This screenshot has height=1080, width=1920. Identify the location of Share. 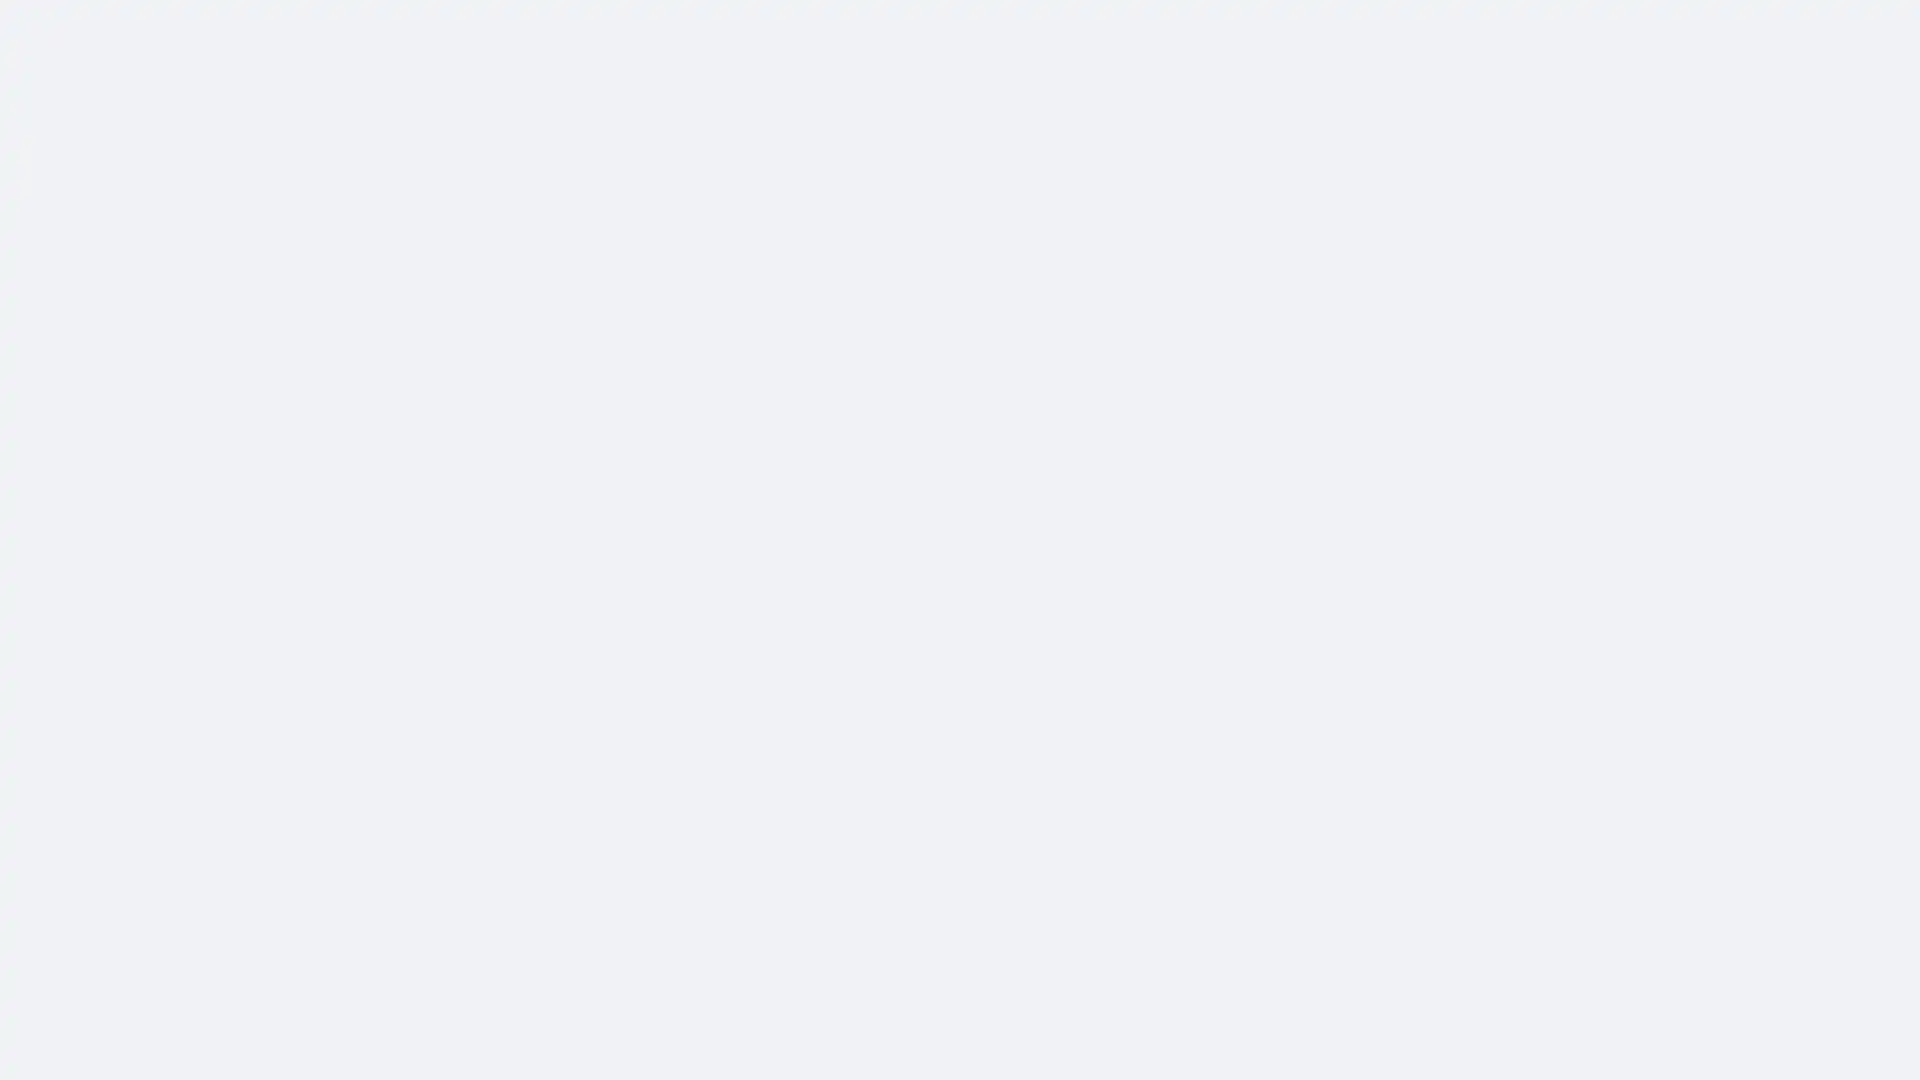
(1304, 526).